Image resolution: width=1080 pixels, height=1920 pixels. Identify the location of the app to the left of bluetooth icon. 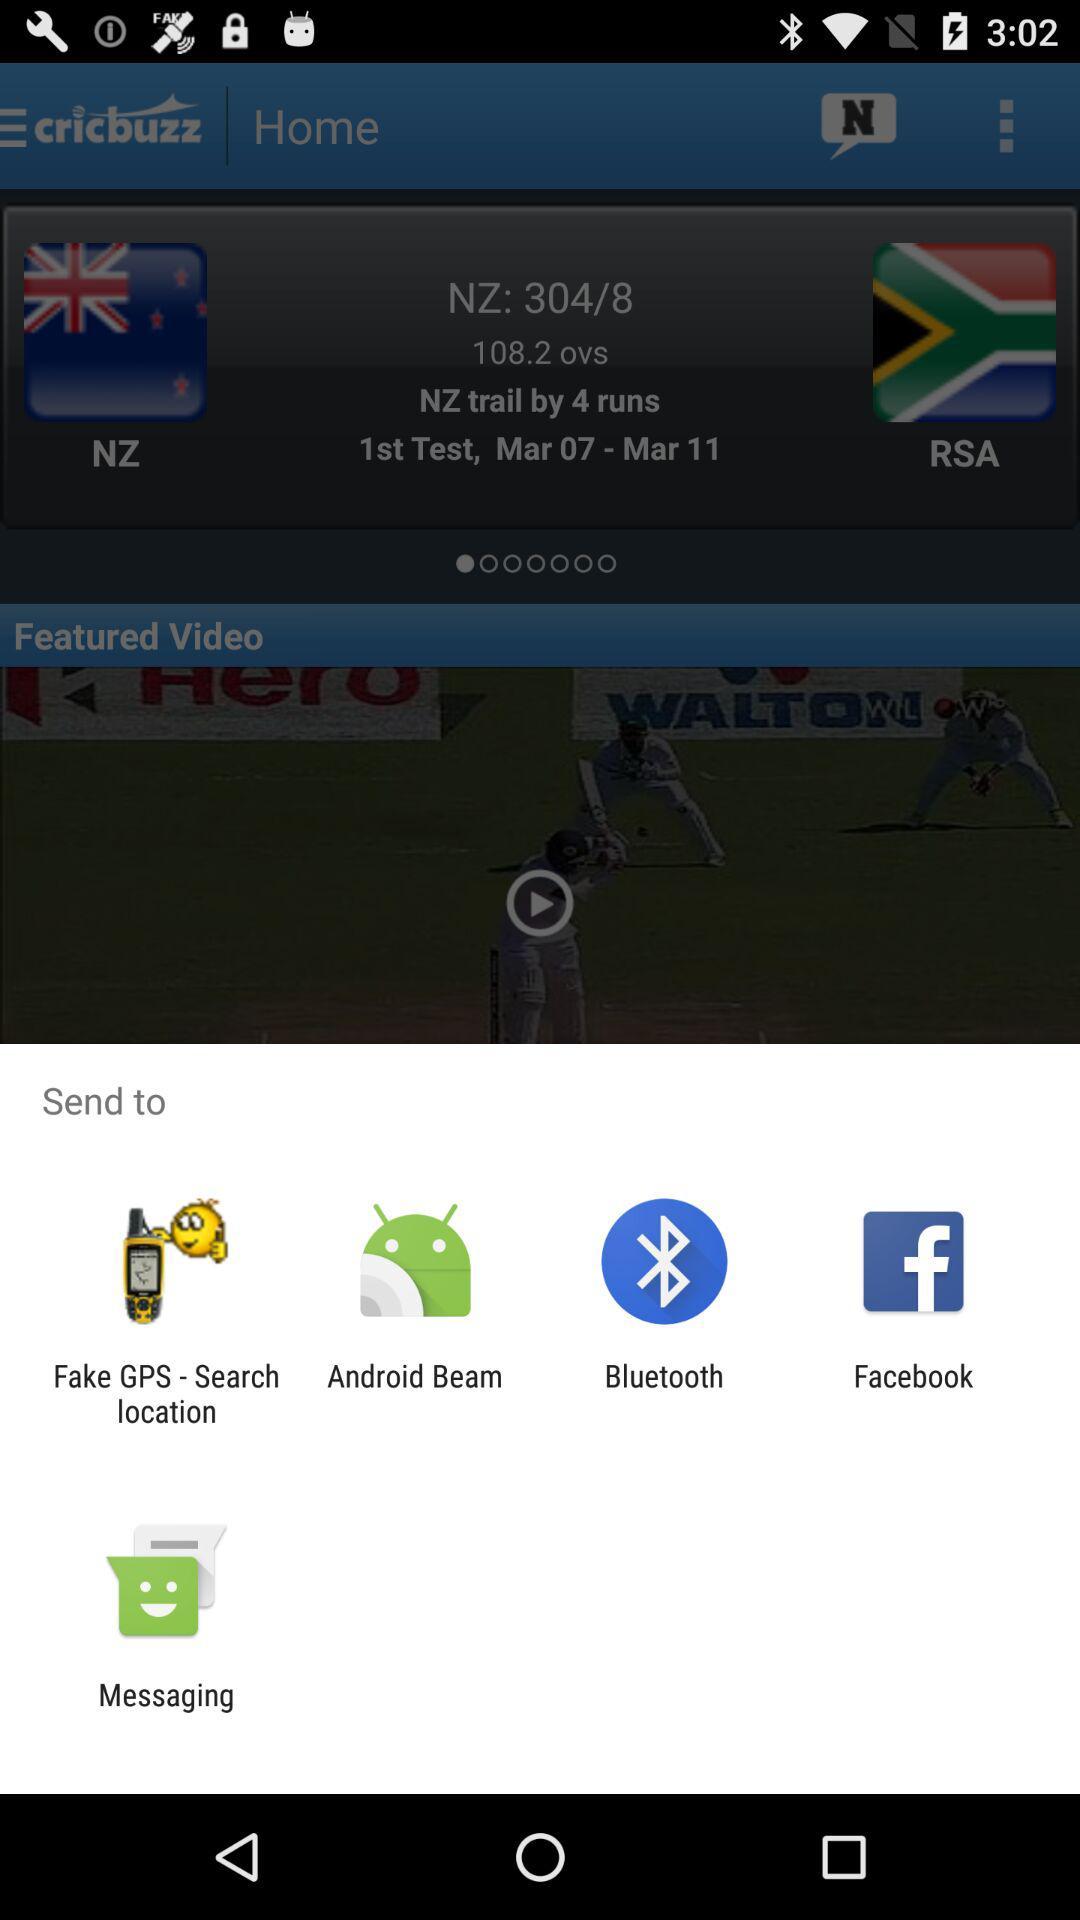
(414, 1392).